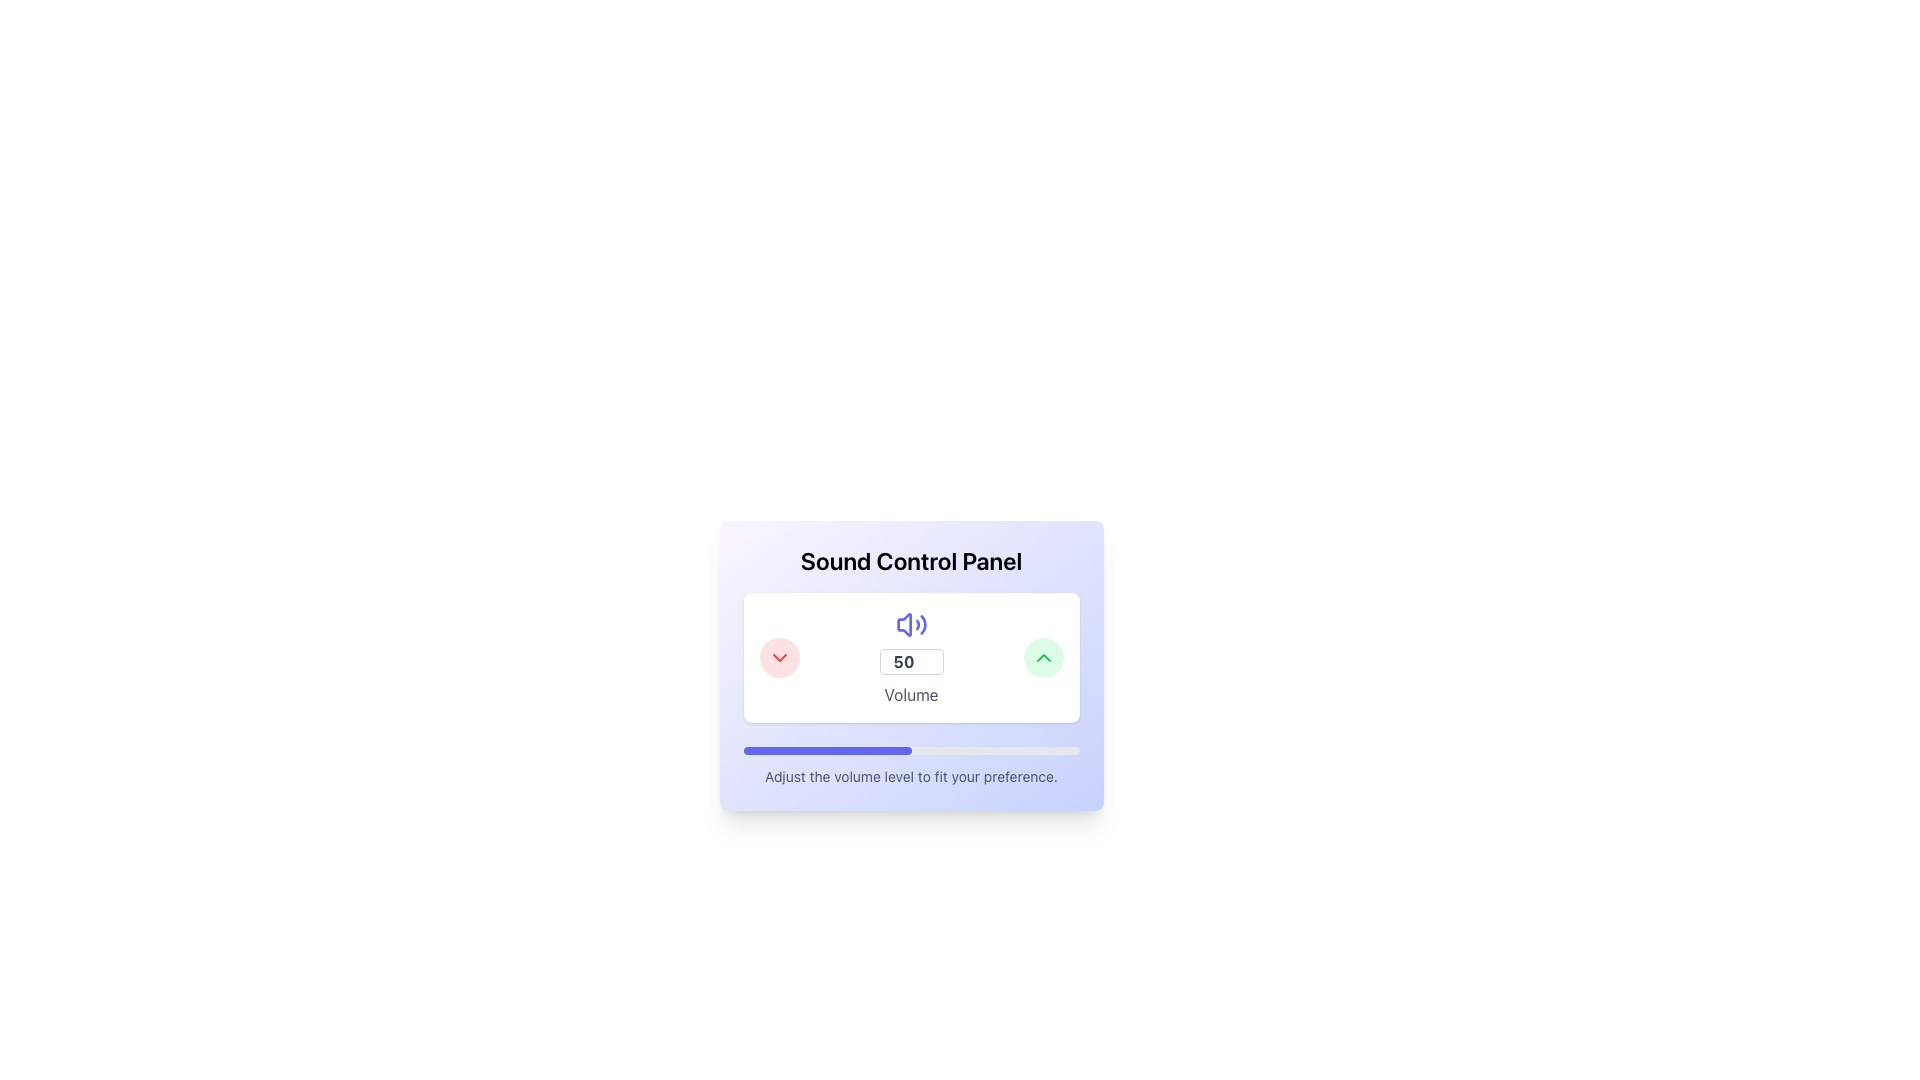 This screenshot has height=1080, width=1920. Describe the element at coordinates (910, 623) in the screenshot. I see `the vibrant indigo speaker icon with sound waves, located at the top center of the control panel above the Volume numeric input box` at that location.